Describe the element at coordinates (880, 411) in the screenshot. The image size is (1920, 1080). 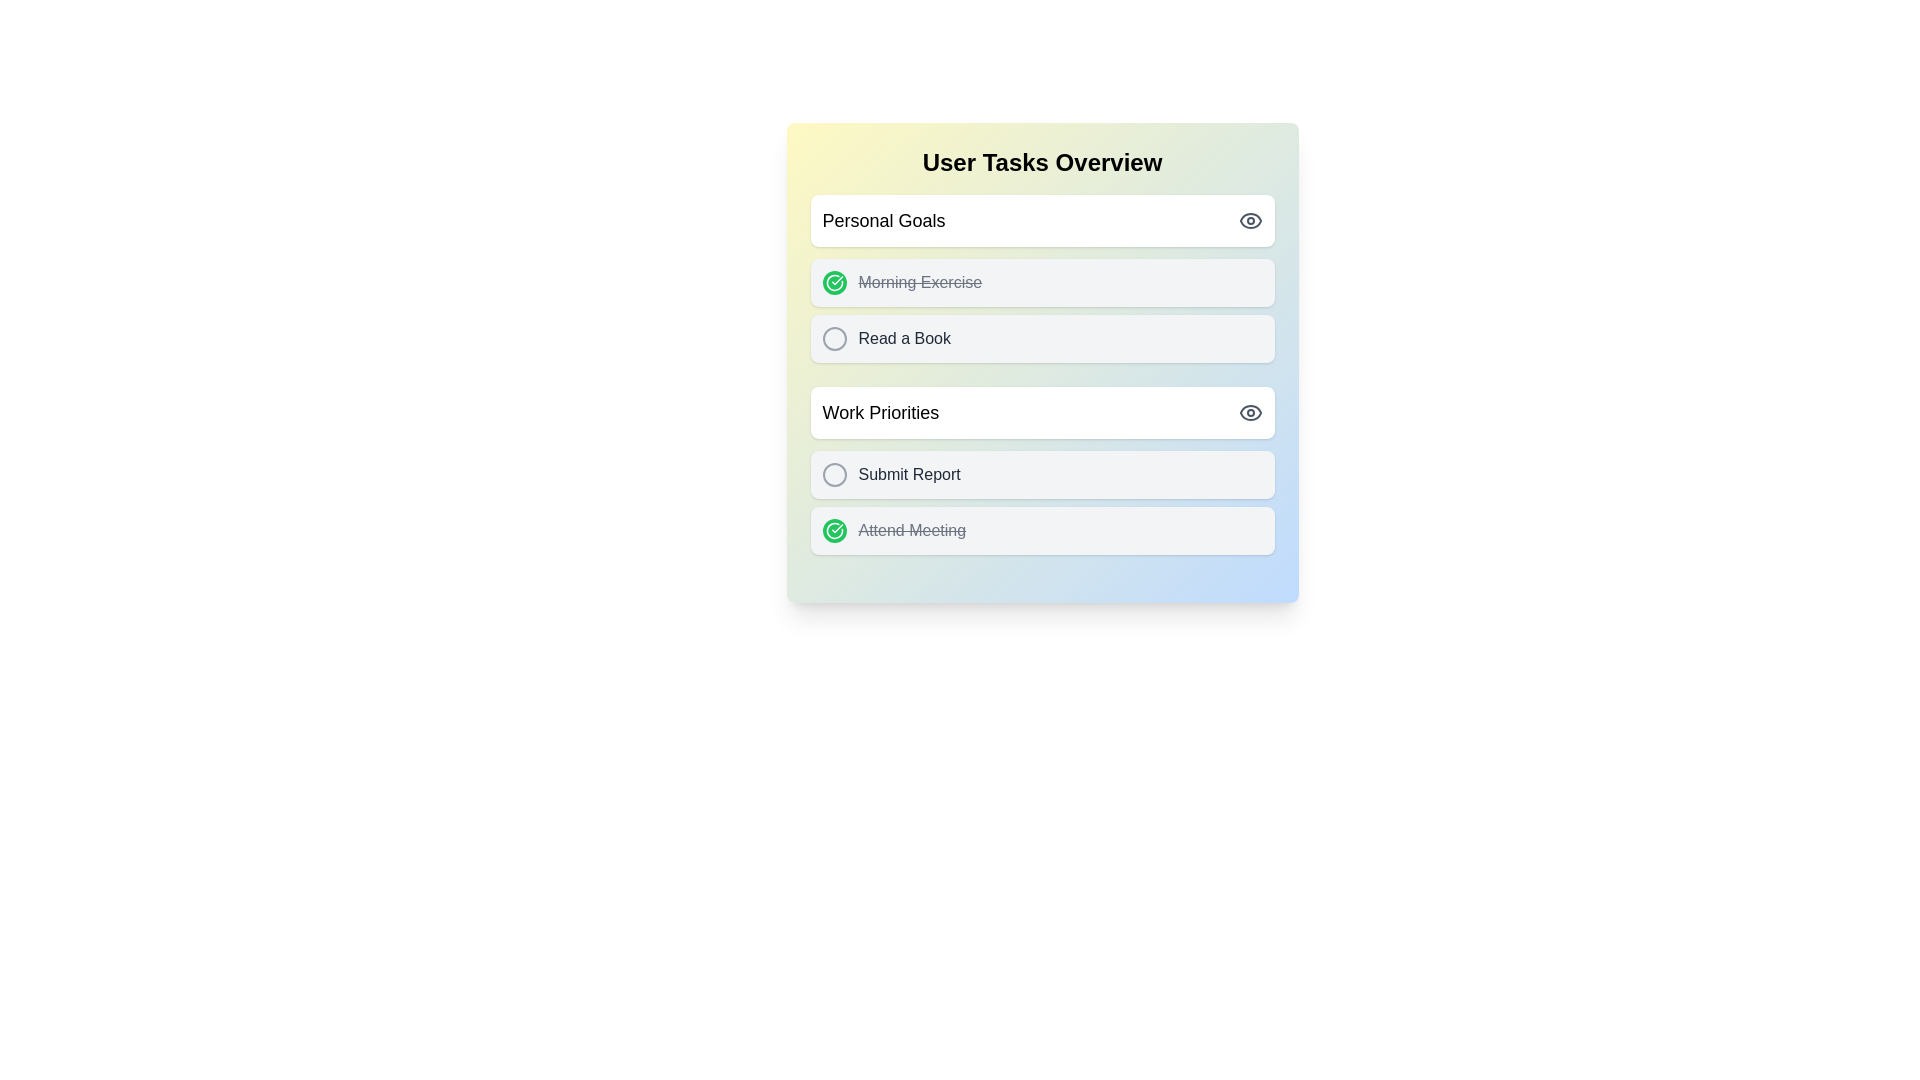
I see `the 'Work Priorities' text label, which is bold and part of the task list under 'User Tasks Overview'` at that location.